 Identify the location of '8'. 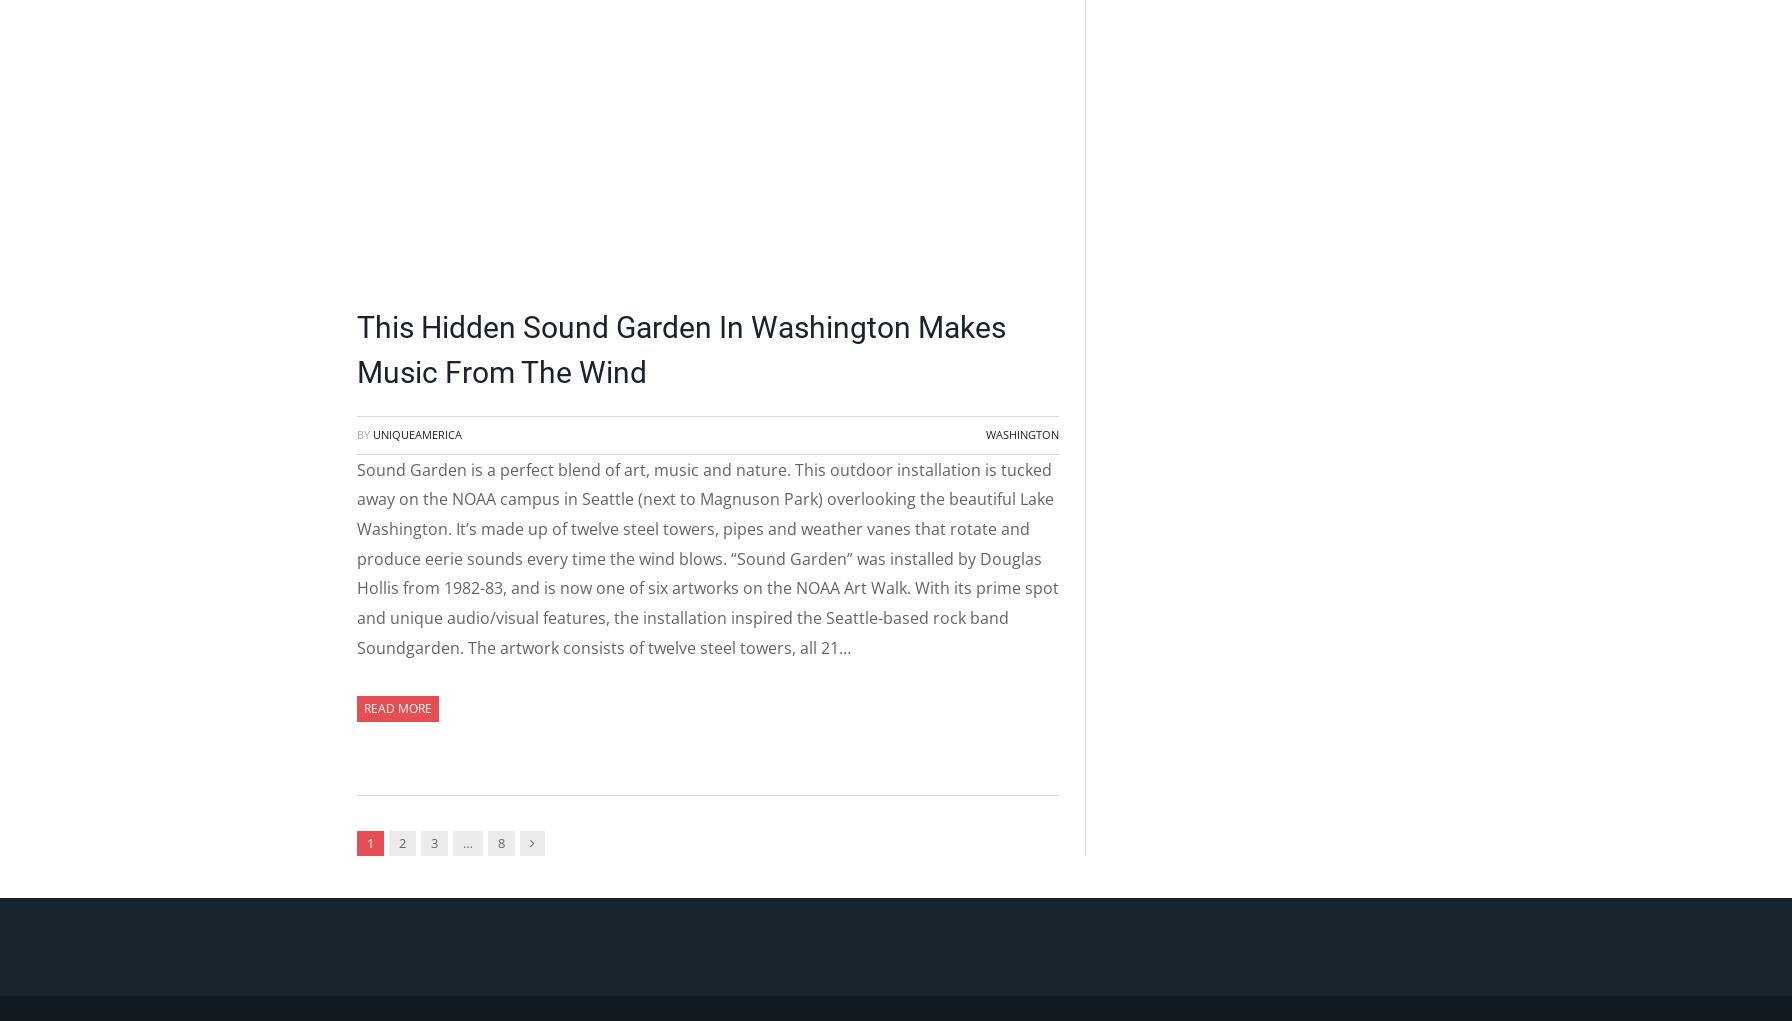
(501, 842).